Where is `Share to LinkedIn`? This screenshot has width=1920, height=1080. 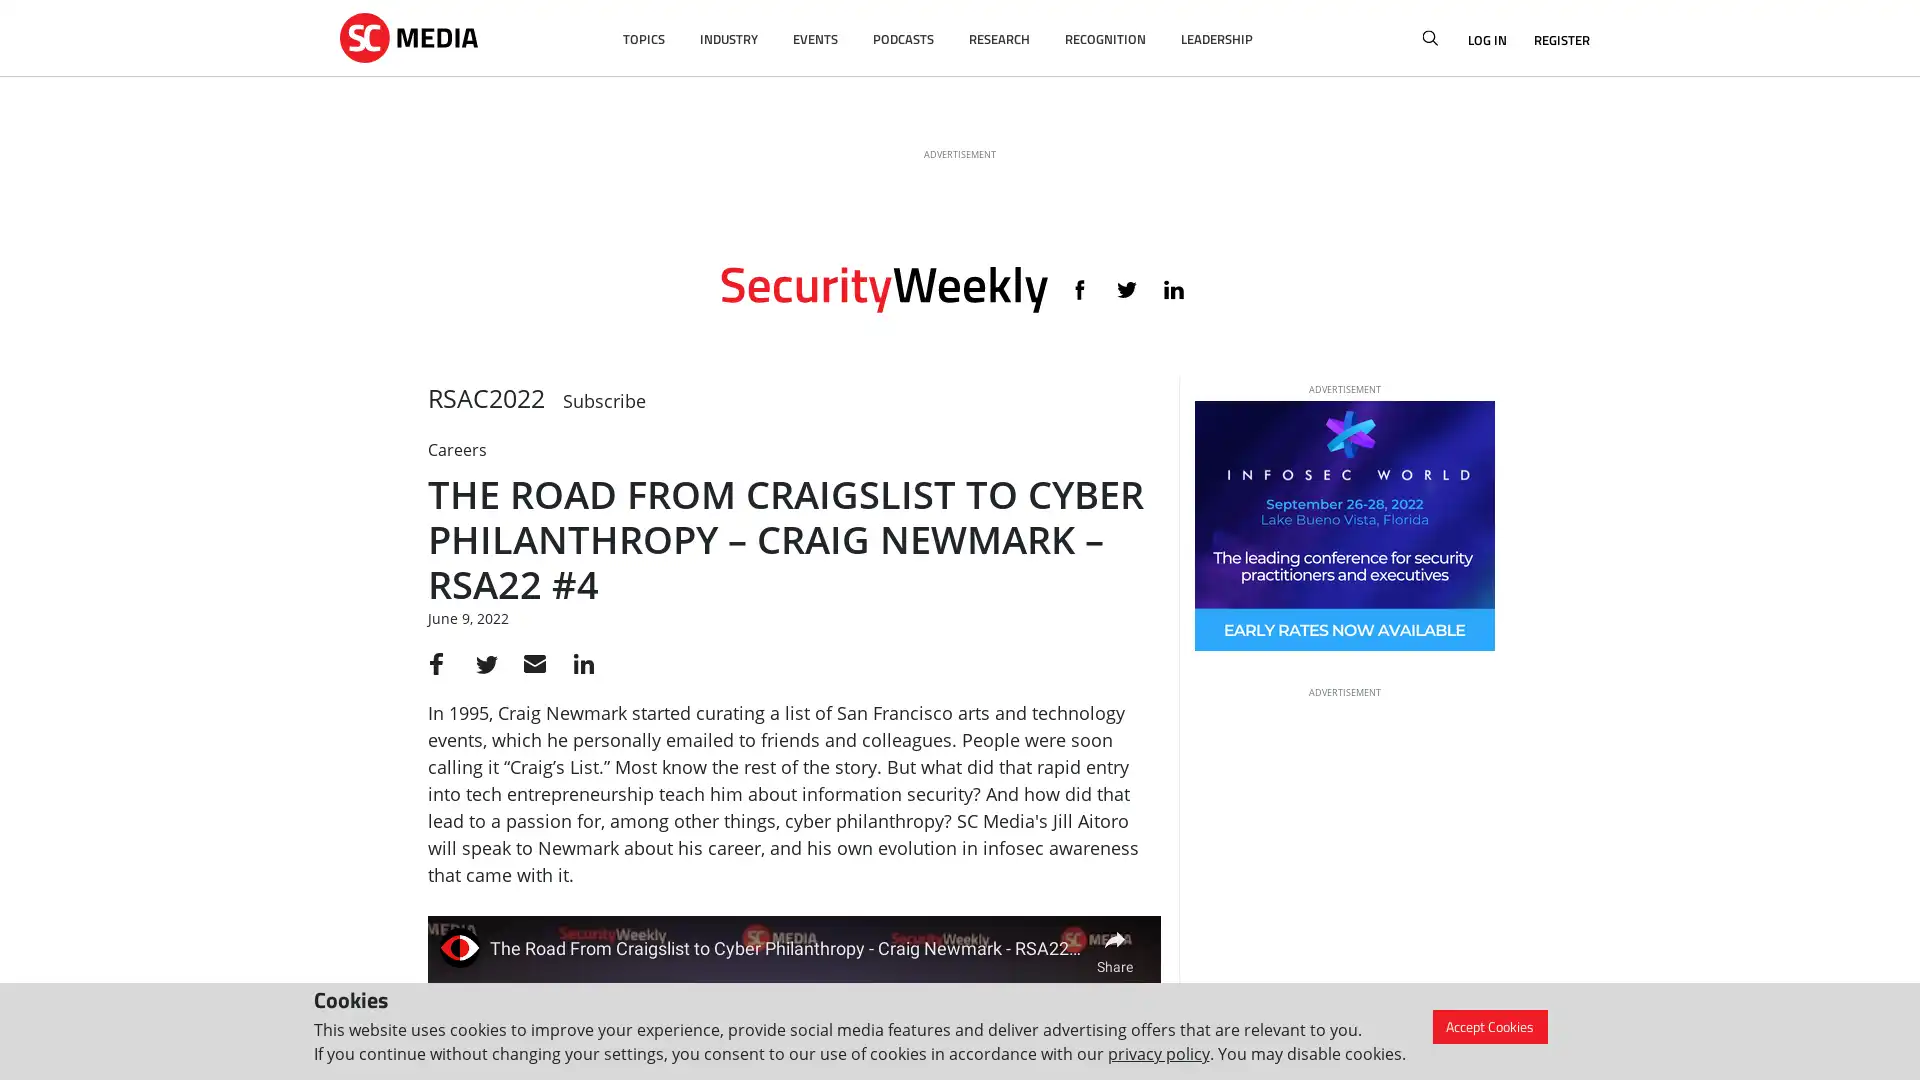
Share to LinkedIn is located at coordinates (574, 663).